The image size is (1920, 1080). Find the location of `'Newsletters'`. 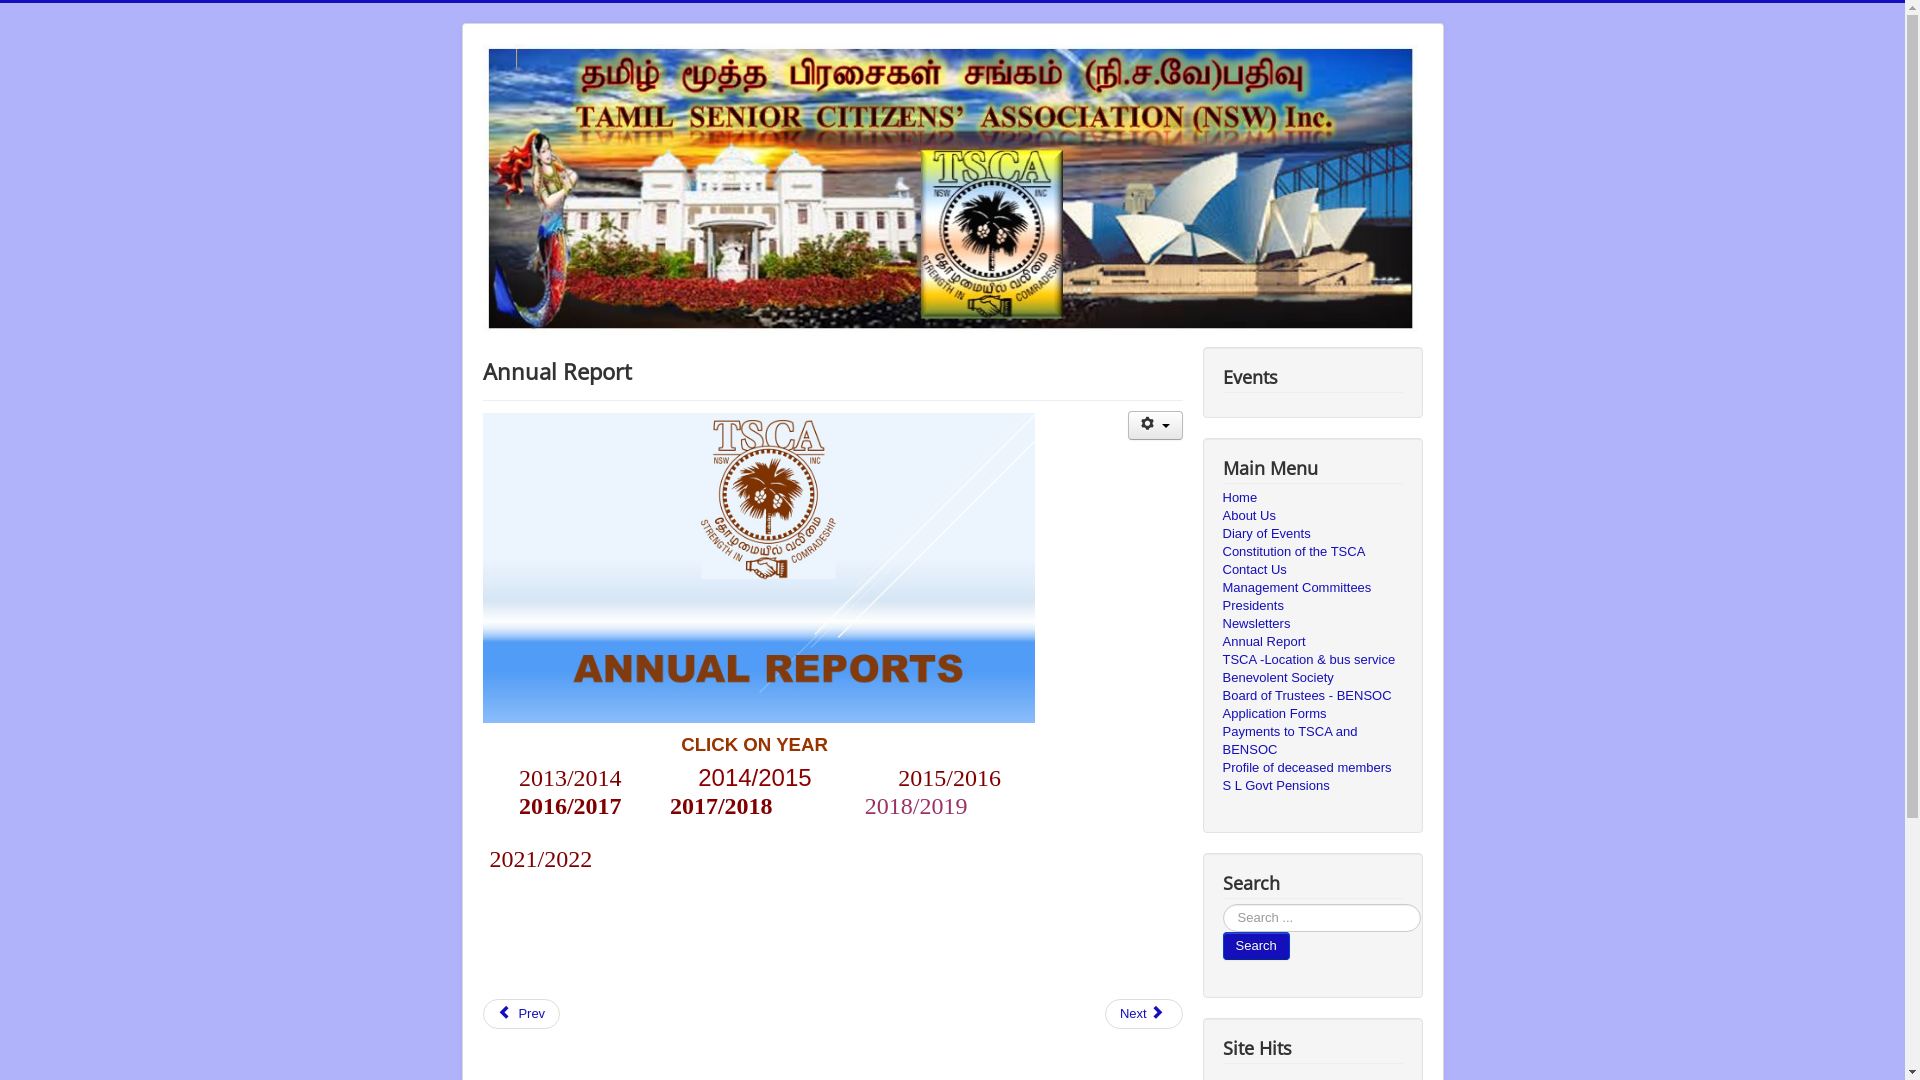

'Newsletters' is located at coordinates (1311, 623).